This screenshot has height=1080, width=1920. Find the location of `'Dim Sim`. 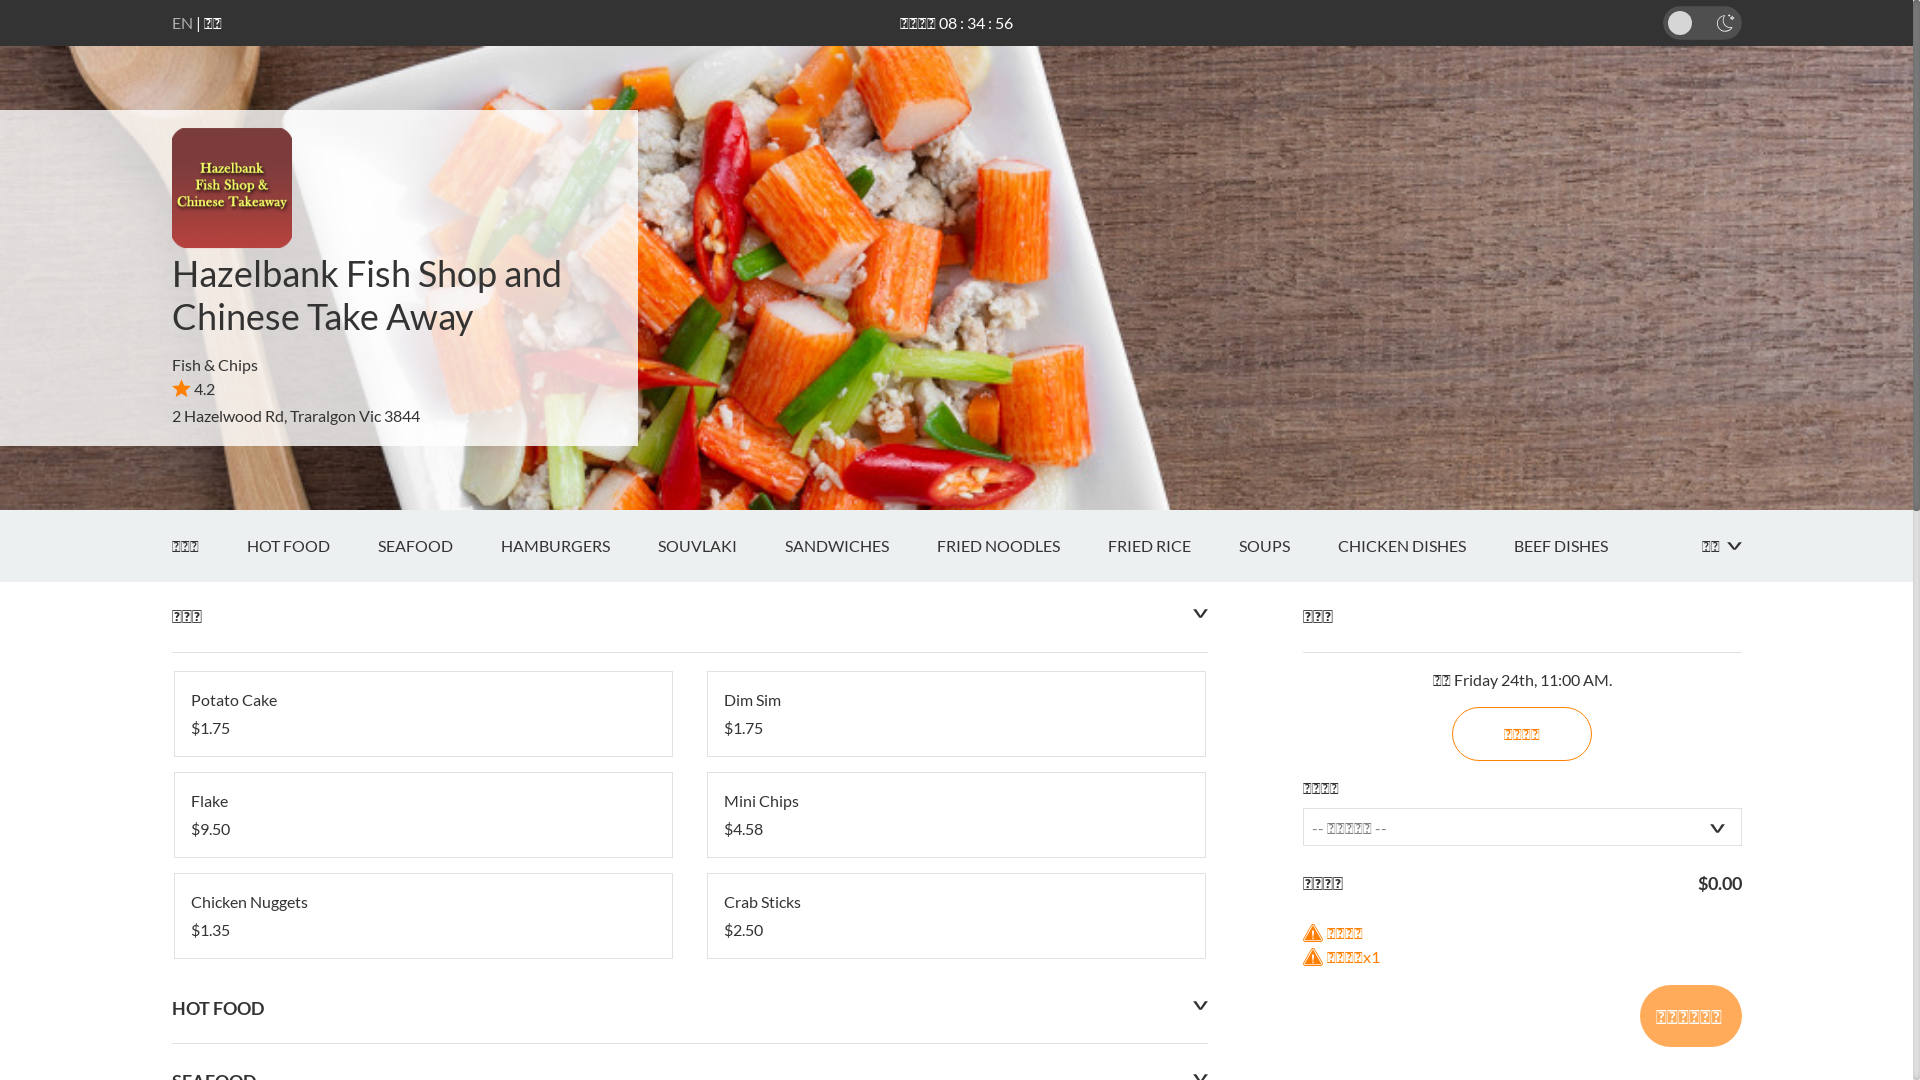

'Dim Sim is located at coordinates (955, 712).